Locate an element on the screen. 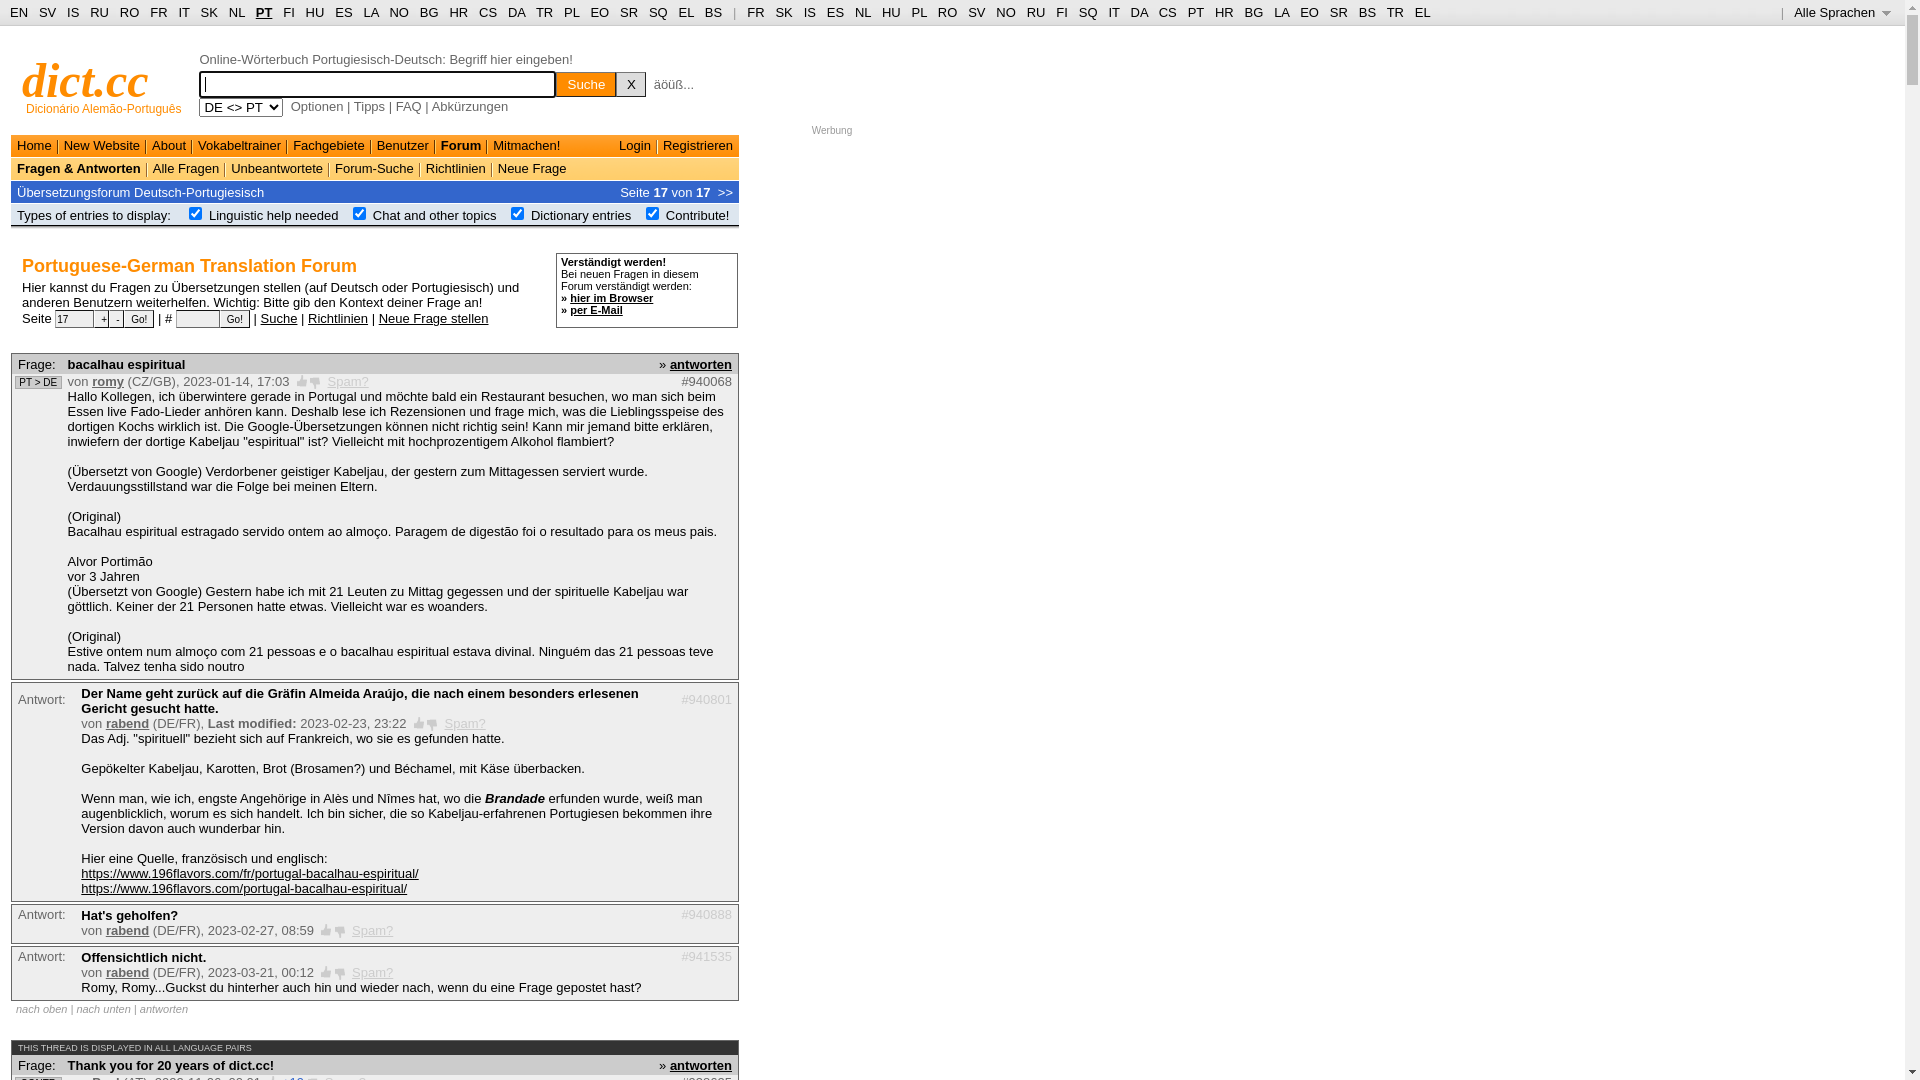  'CS' is located at coordinates (488, 12).